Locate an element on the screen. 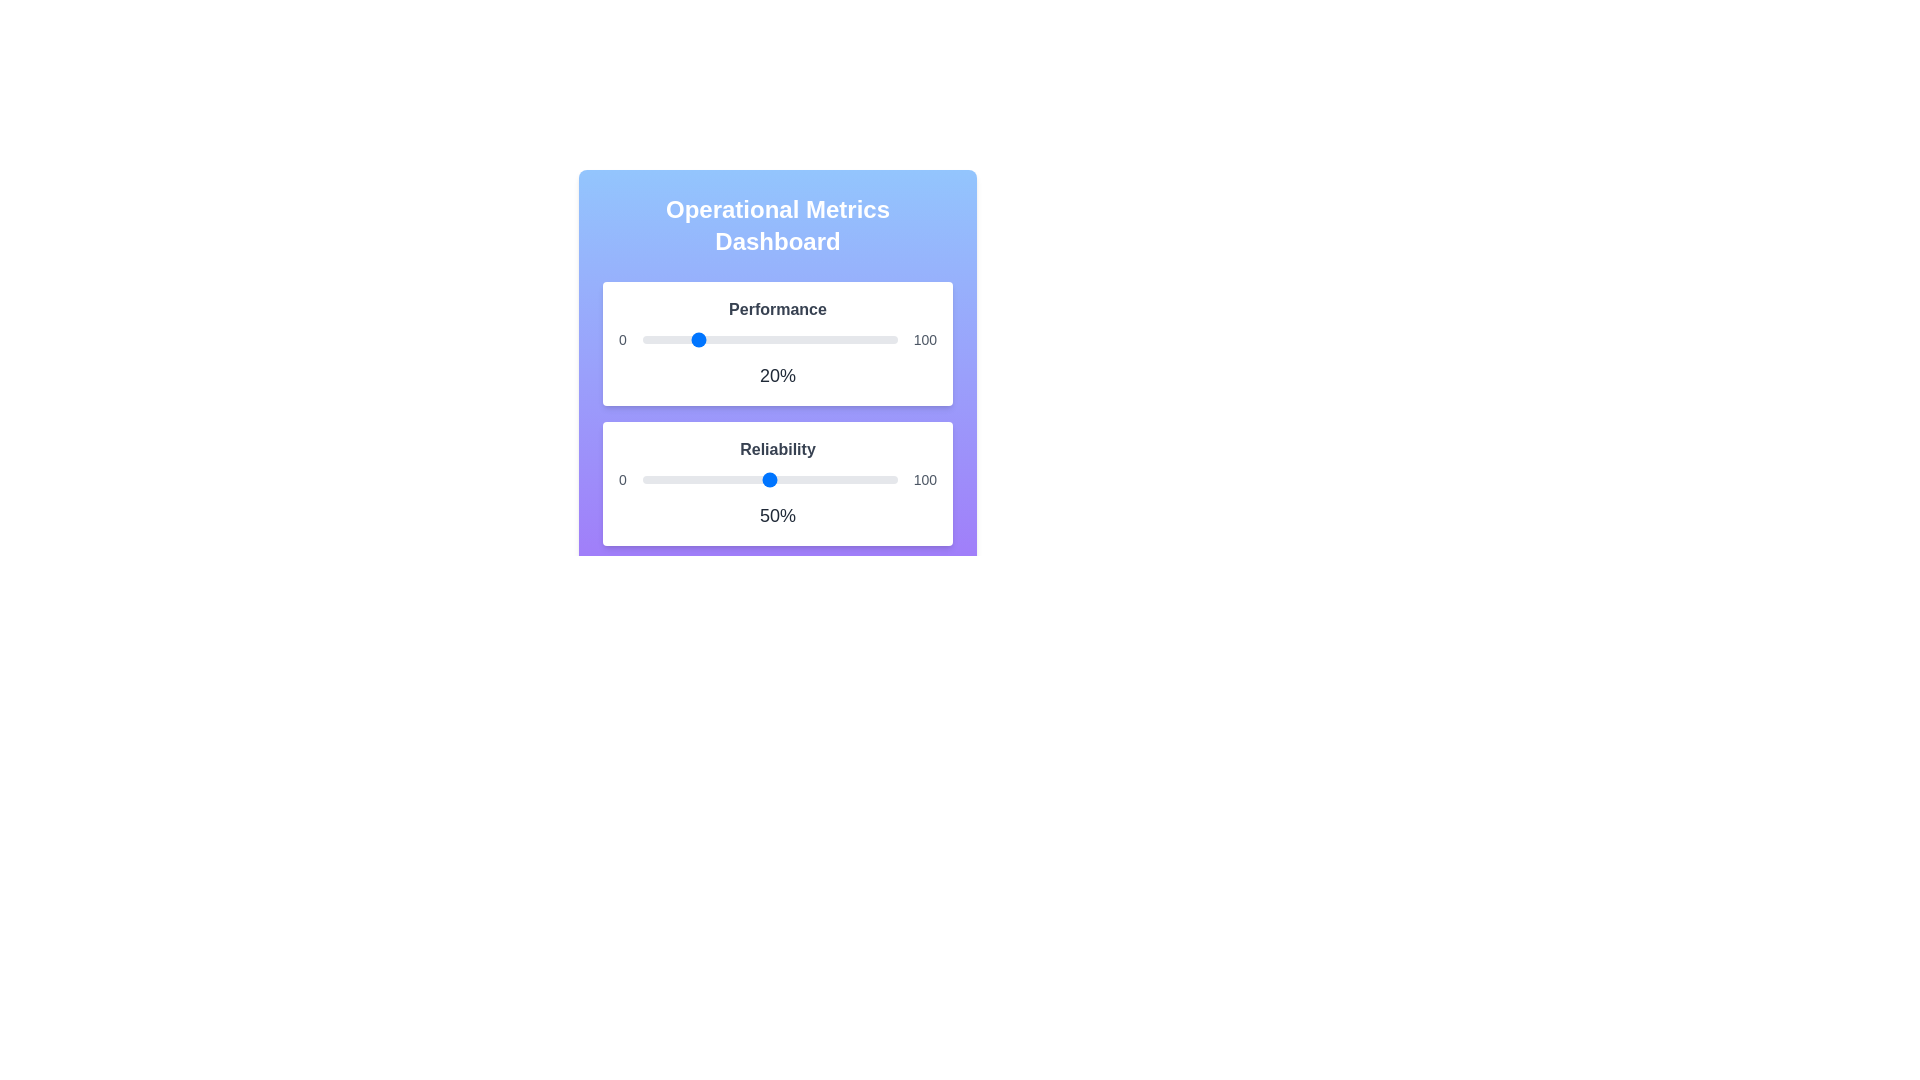 The image size is (1920, 1080). the reliability value is located at coordinates (703, 479).